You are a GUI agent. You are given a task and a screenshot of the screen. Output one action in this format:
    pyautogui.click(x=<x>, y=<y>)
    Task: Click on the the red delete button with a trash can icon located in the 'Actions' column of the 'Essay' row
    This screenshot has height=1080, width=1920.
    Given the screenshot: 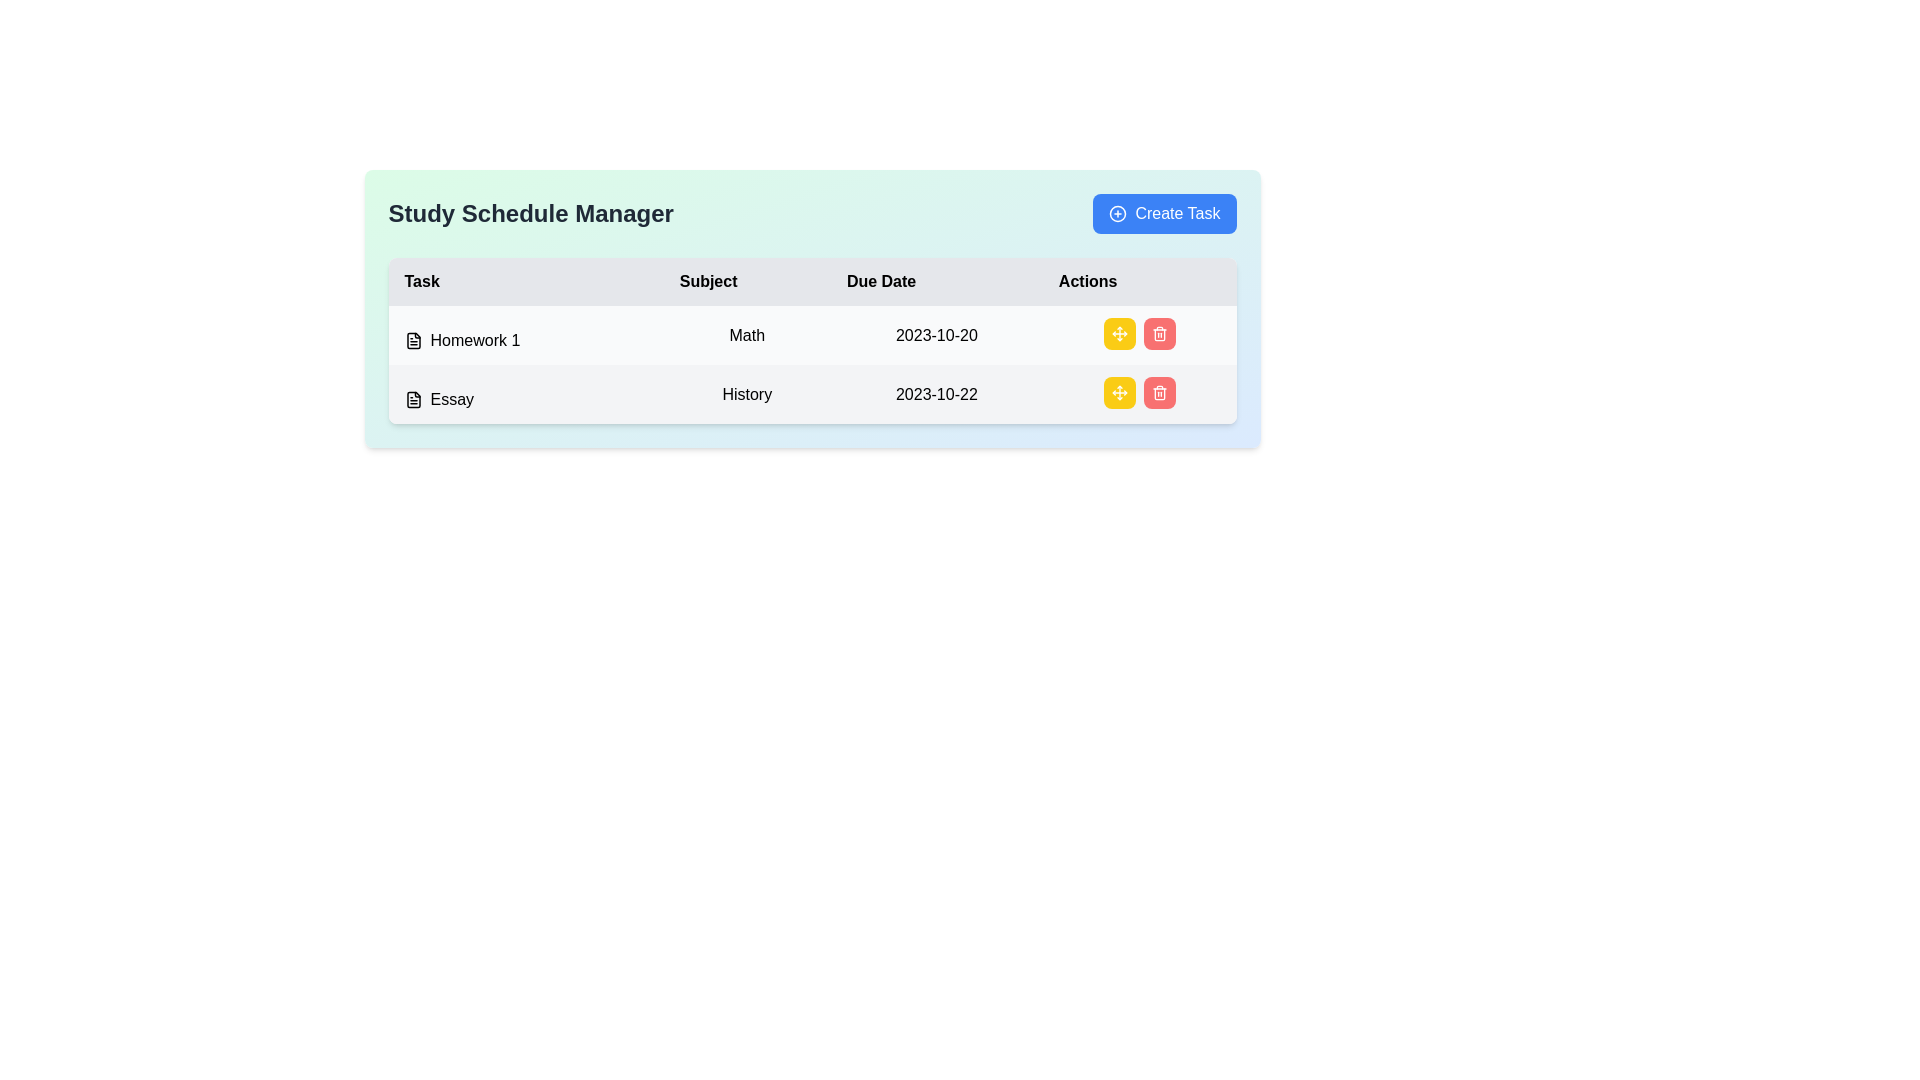 What is the action you would take?
    pyautogui.click(x=1159, y=393)
    